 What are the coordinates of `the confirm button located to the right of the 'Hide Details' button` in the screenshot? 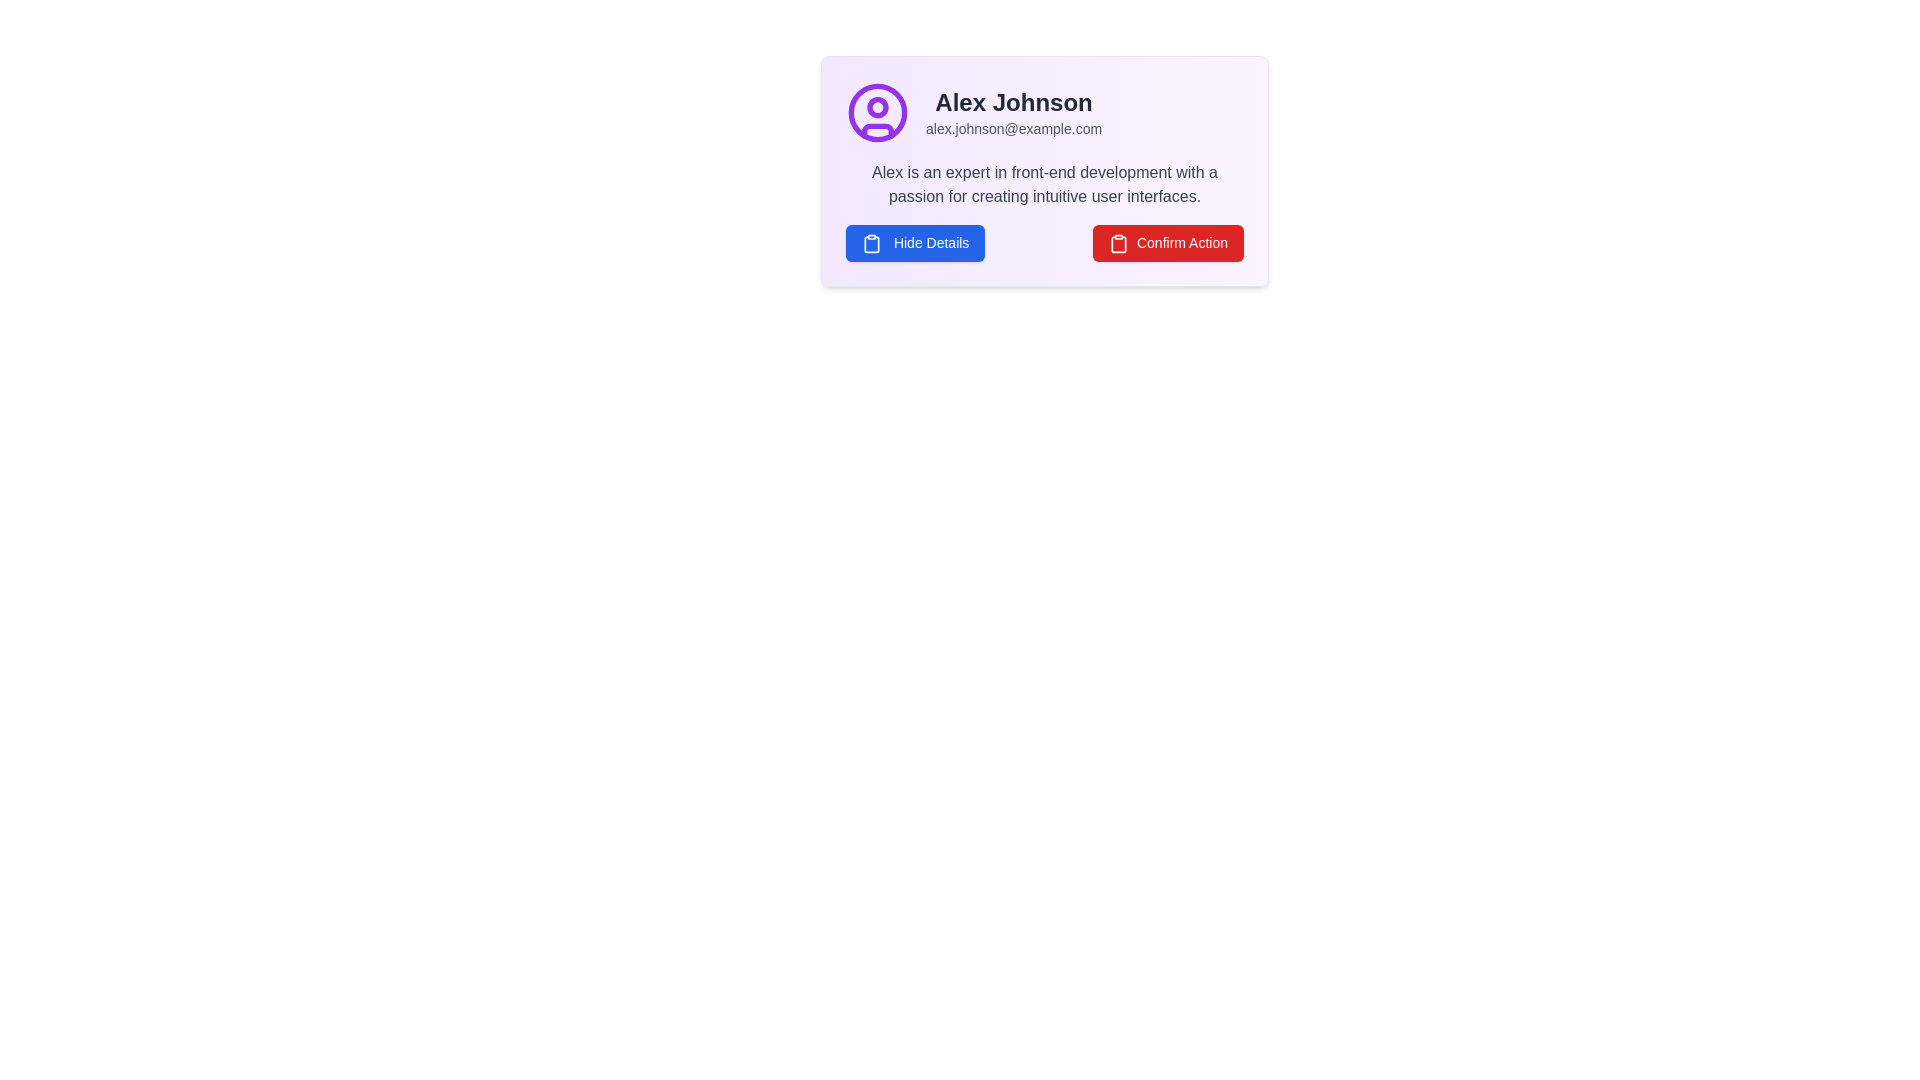 It's located at (1167, 242).